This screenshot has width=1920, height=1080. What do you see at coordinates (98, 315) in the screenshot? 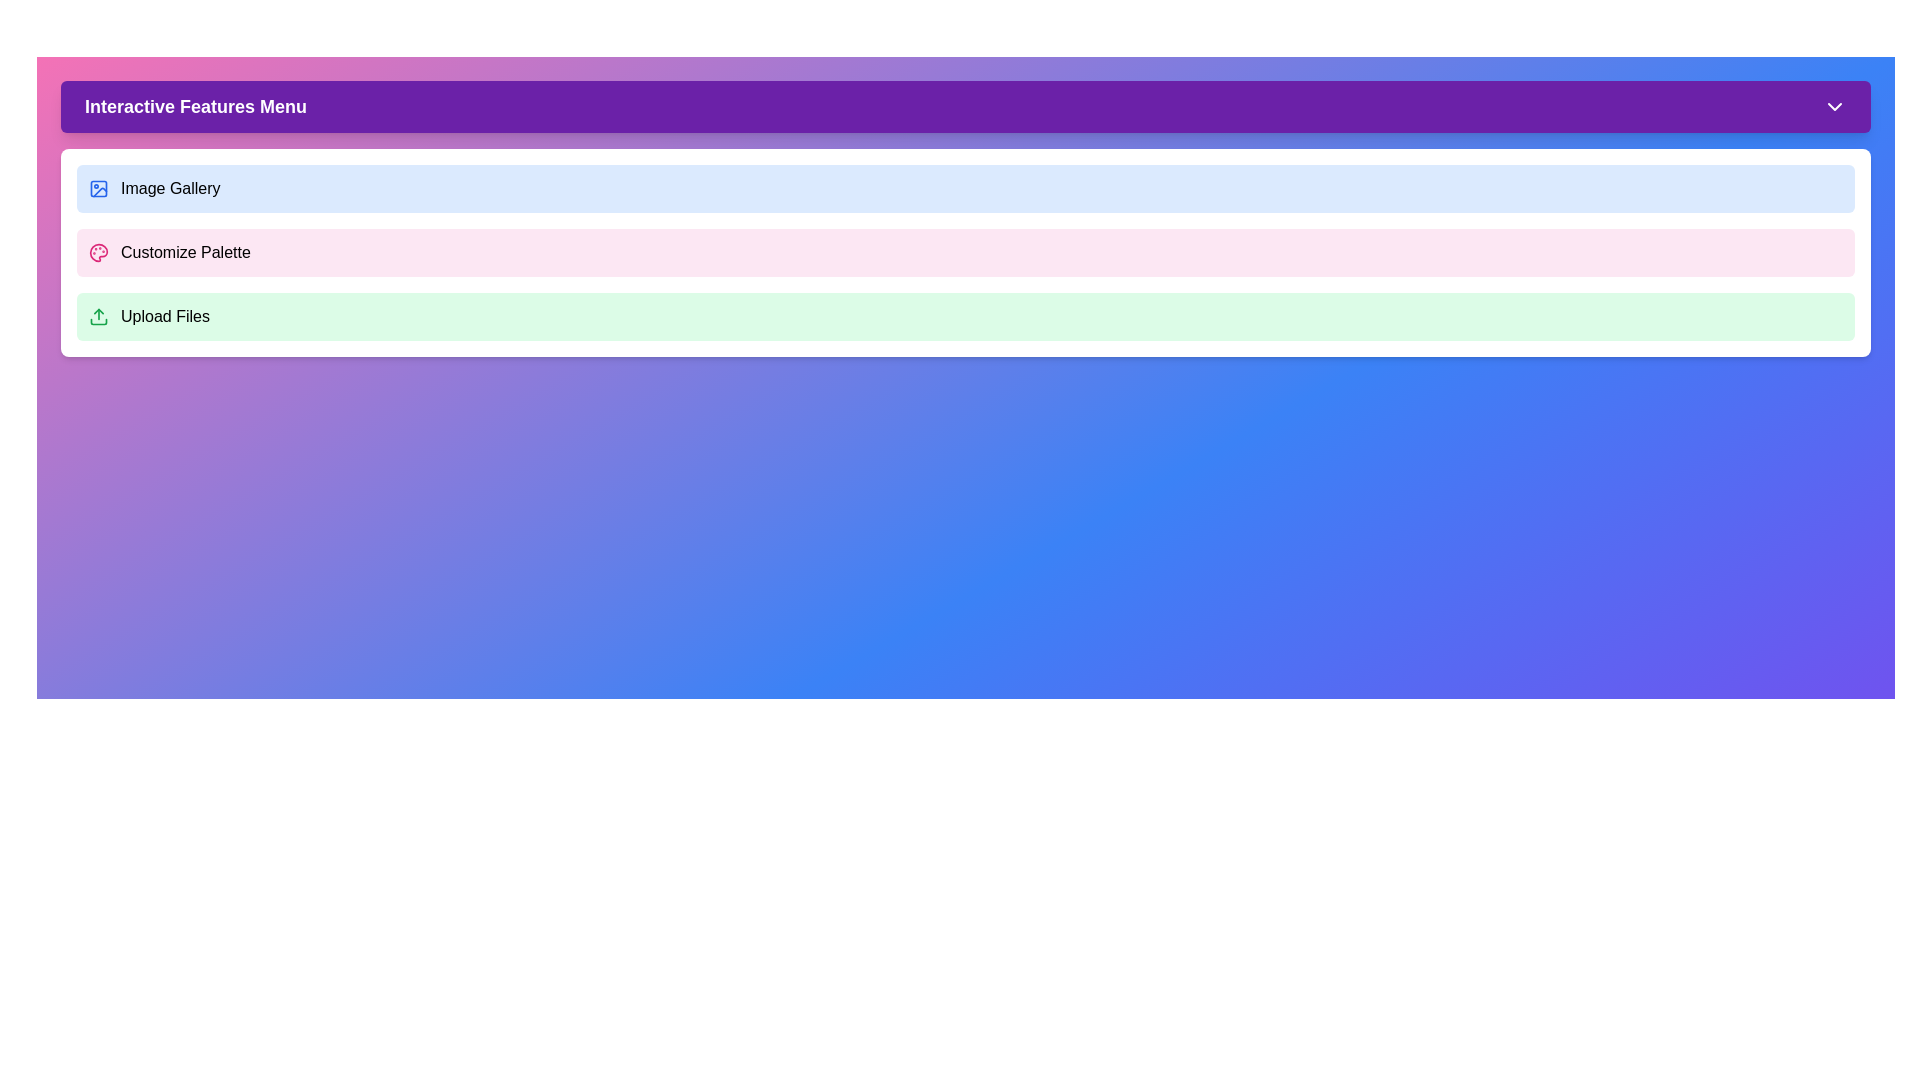
I see `the icon associated with Upload Files` at bounding box center [98, 315].